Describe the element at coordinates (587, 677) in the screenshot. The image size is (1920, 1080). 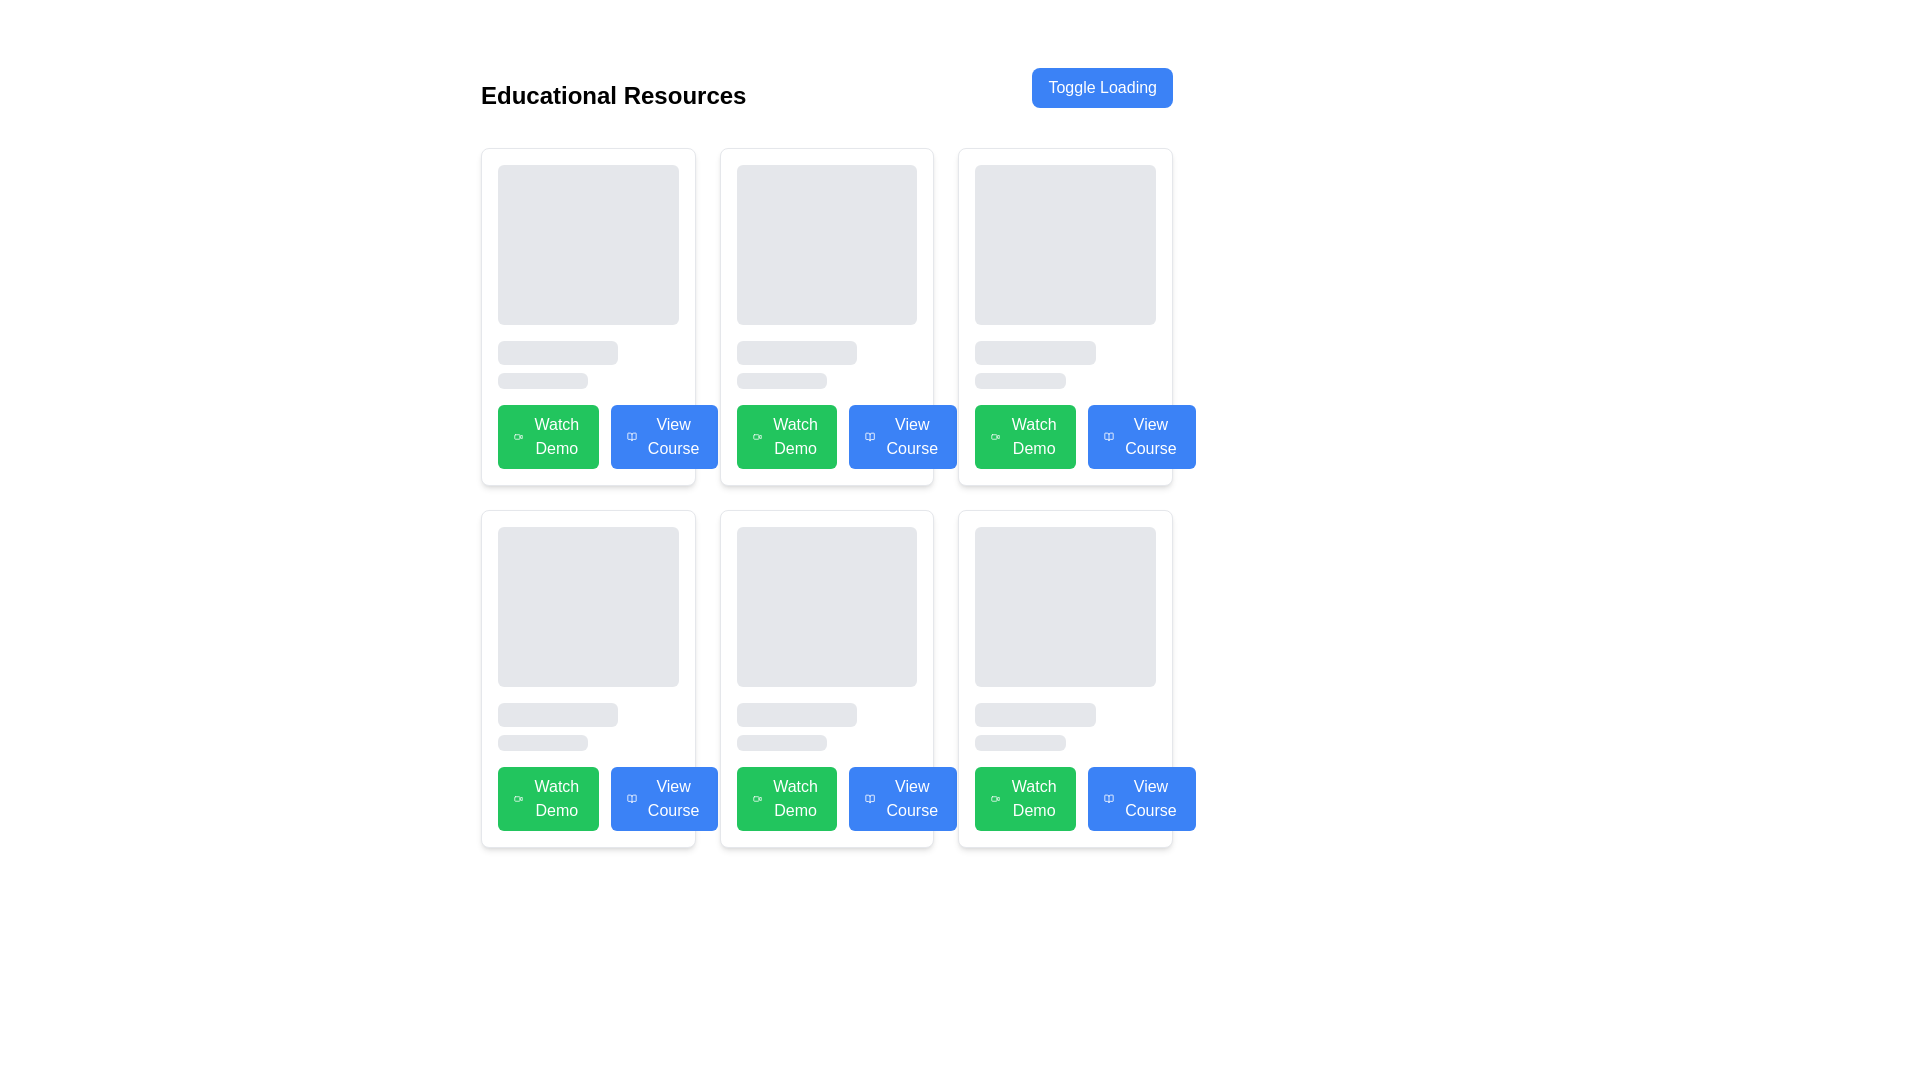
I see `the 'View Course' button on the educational resource card located in the second row, first column of the grid layout` at that location.